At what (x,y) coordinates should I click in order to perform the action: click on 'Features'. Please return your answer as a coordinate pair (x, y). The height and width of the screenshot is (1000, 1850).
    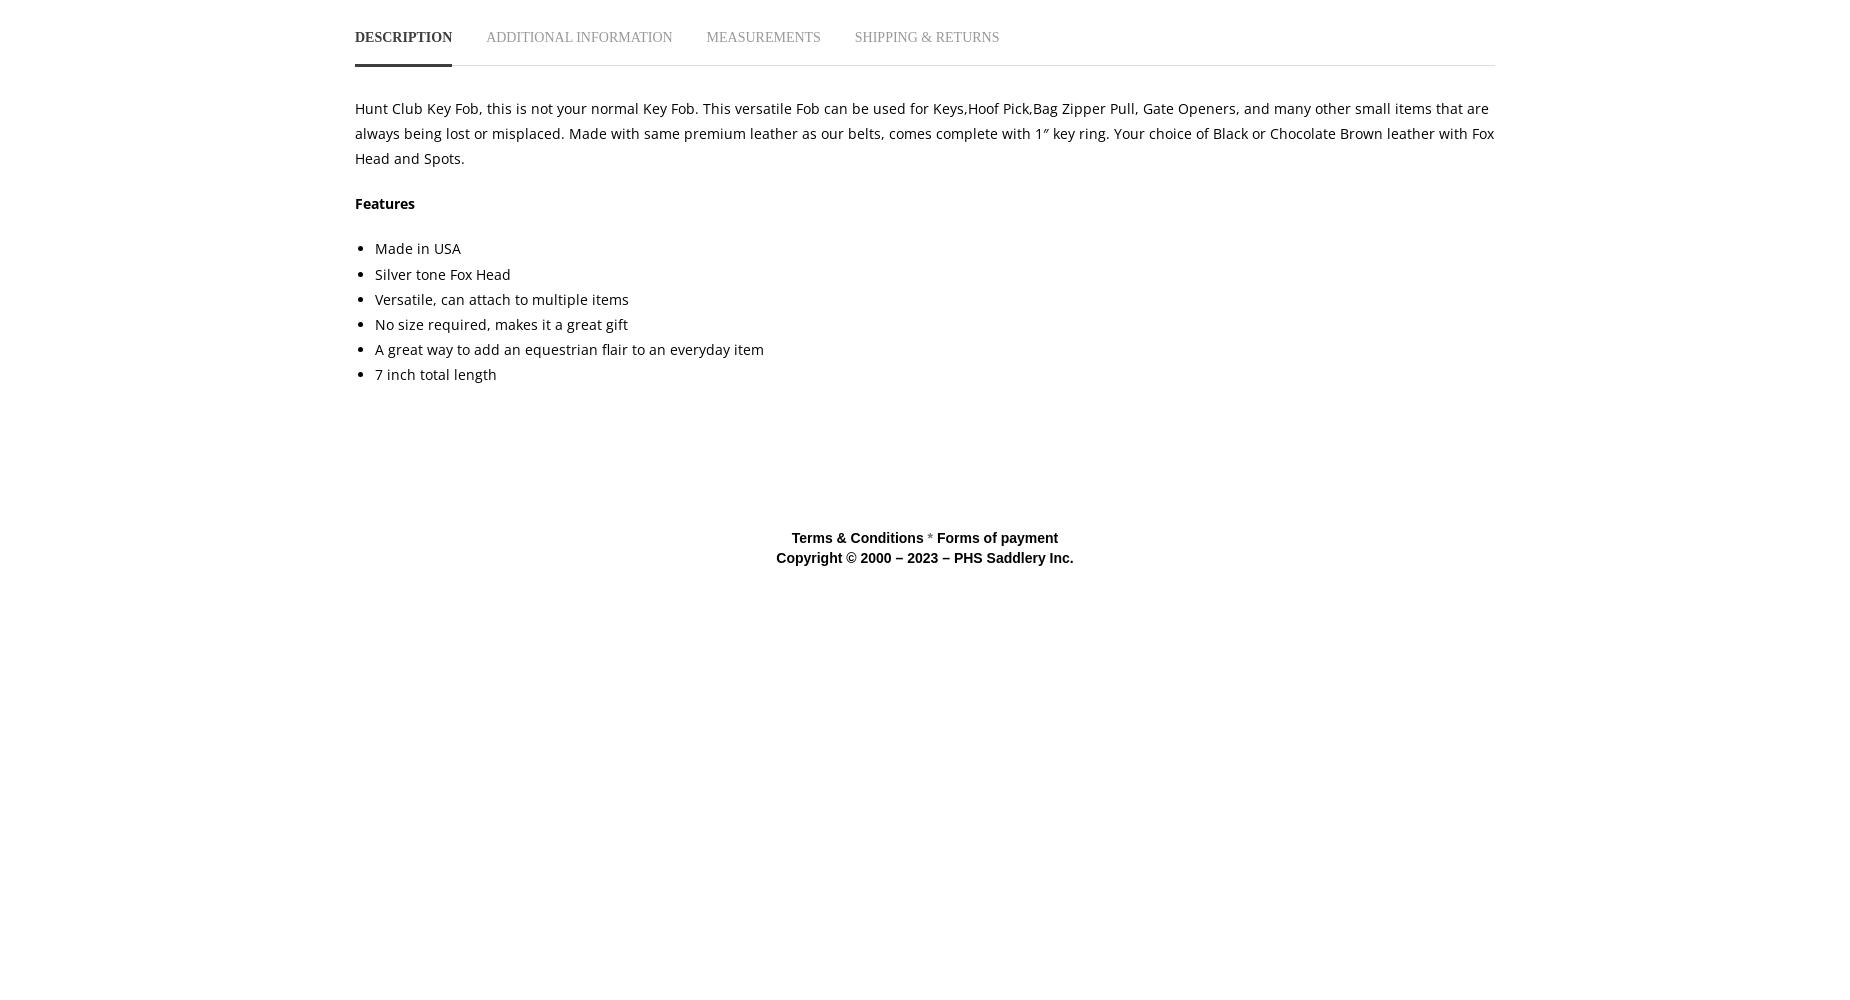
    Looking at the image, I should click on (383, 202).